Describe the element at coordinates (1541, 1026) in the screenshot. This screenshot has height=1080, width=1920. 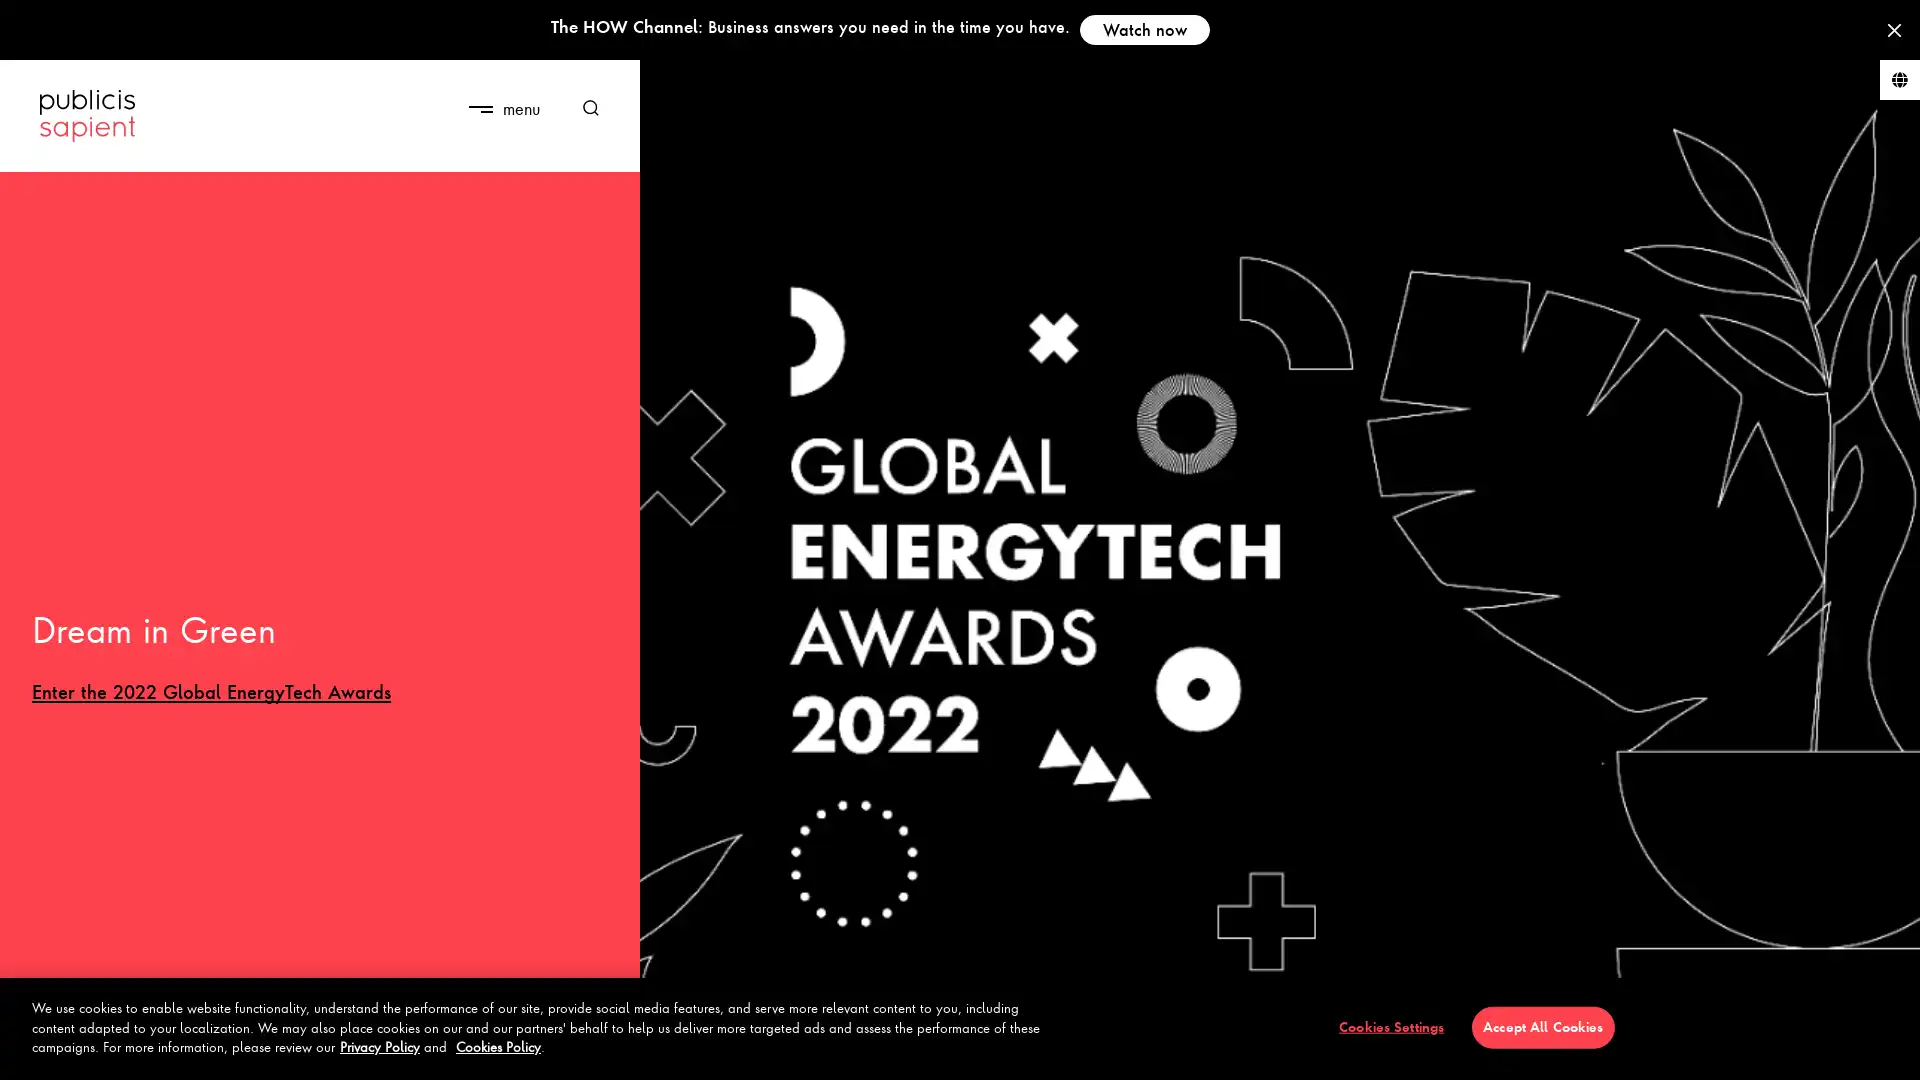
I see `Accept All Cookies` at that location.